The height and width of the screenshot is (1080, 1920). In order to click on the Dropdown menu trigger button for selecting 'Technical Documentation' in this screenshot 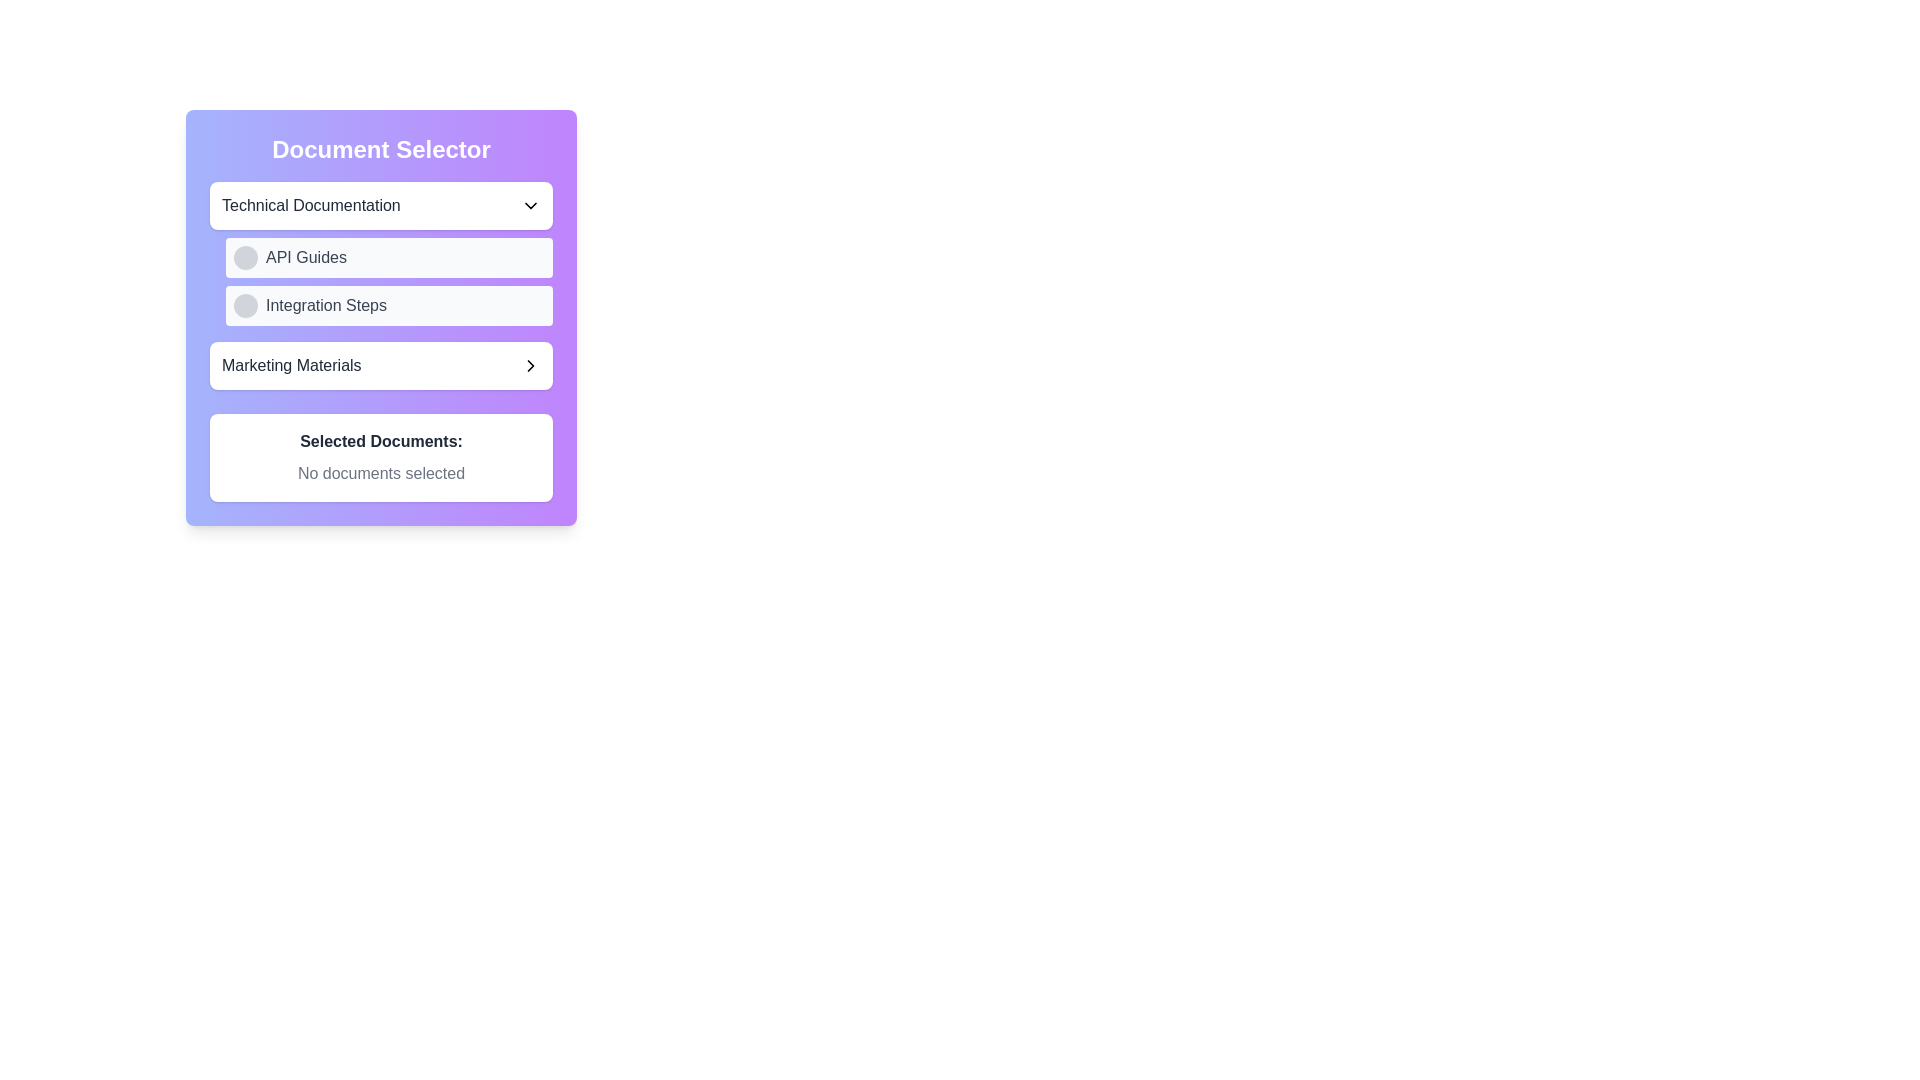, I will do `click(381, 205)`.